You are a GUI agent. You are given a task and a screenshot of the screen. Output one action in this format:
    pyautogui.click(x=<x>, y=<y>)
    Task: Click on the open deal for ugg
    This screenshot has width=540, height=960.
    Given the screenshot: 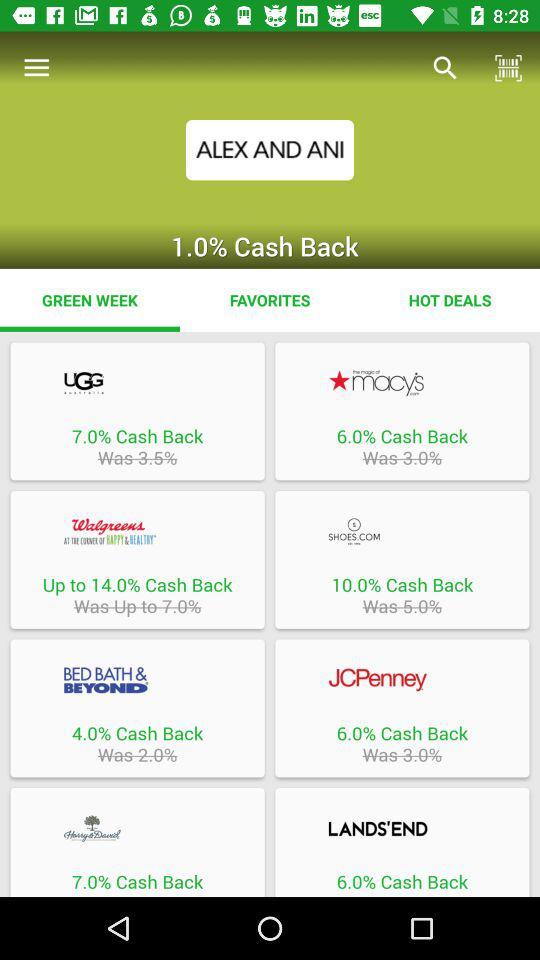 What is the action you would take?
    pyautogui.click(x=136, y=382)
    